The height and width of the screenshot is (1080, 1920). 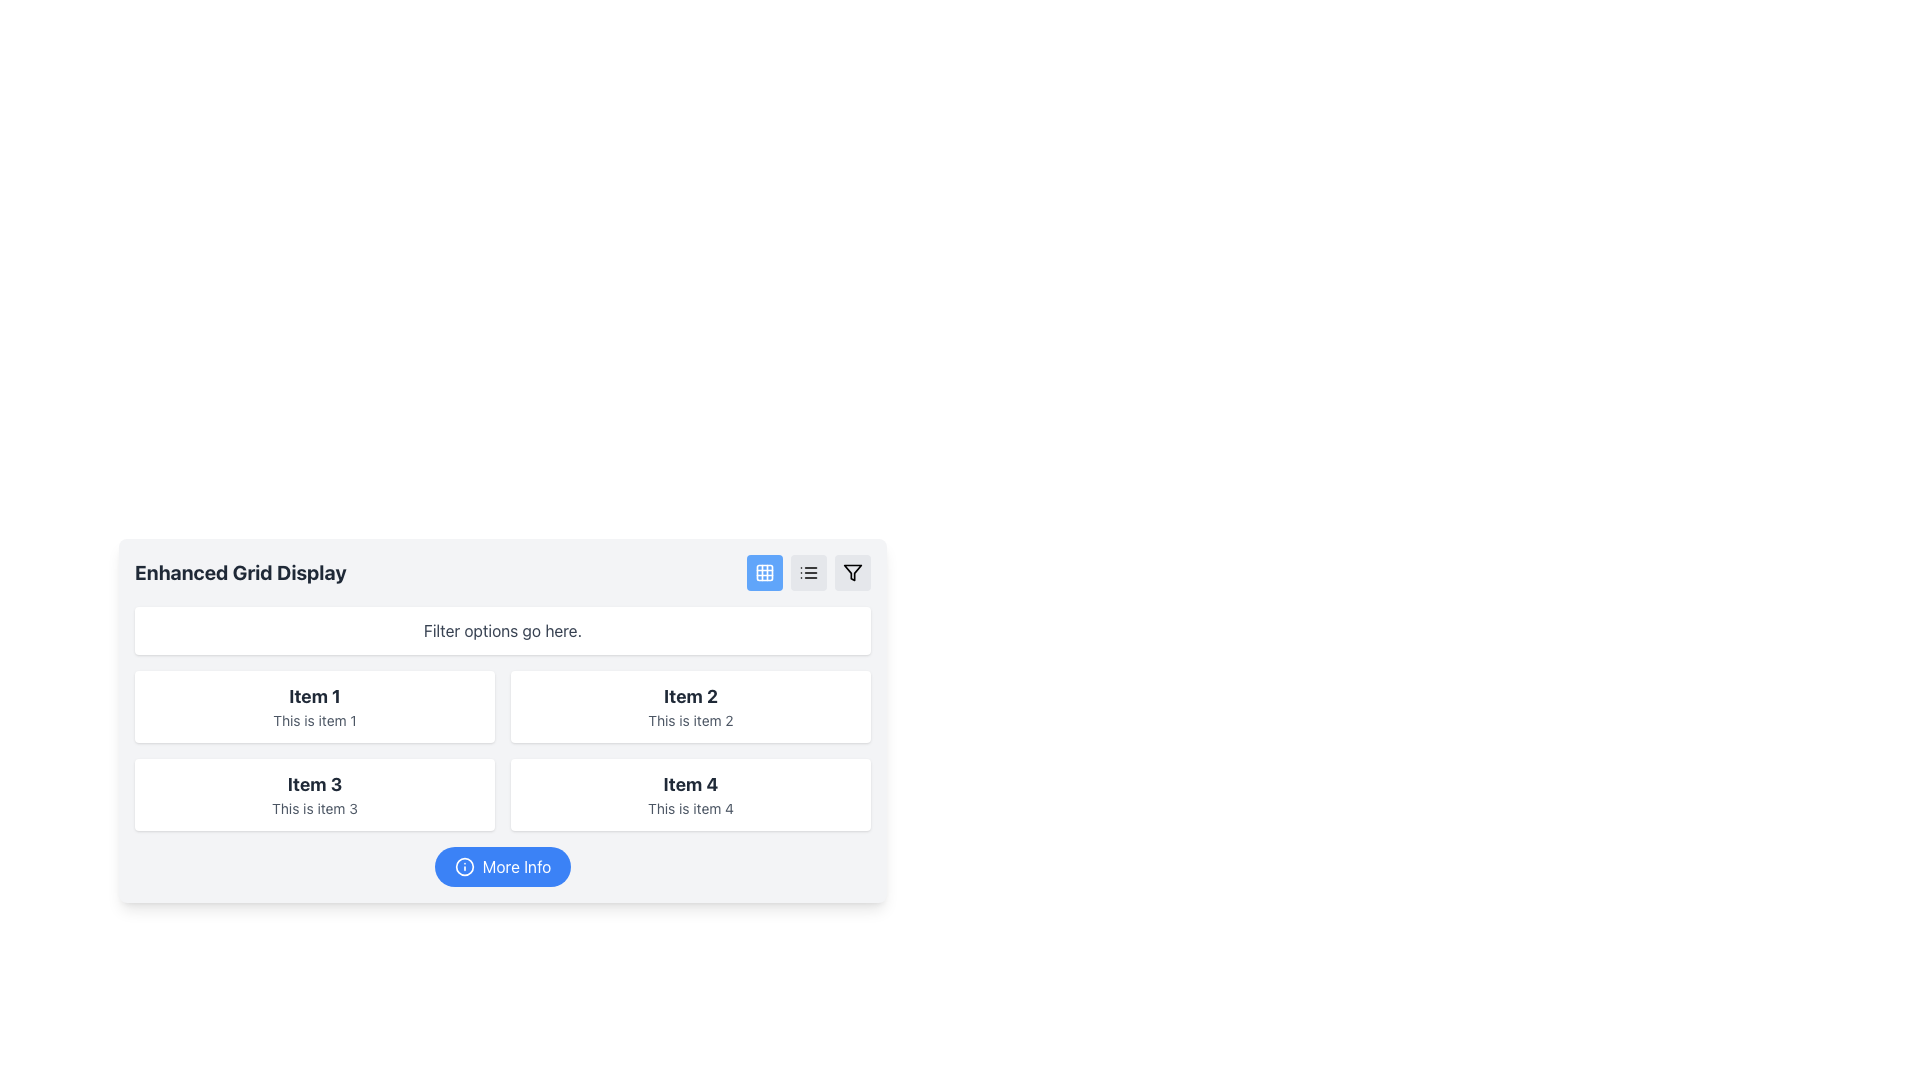 What do you see at coordinates (809, 573) in the screenshot?
I see `the view mode switching button located in the top-right corner of the widget area` at bounding box center [809, 573].